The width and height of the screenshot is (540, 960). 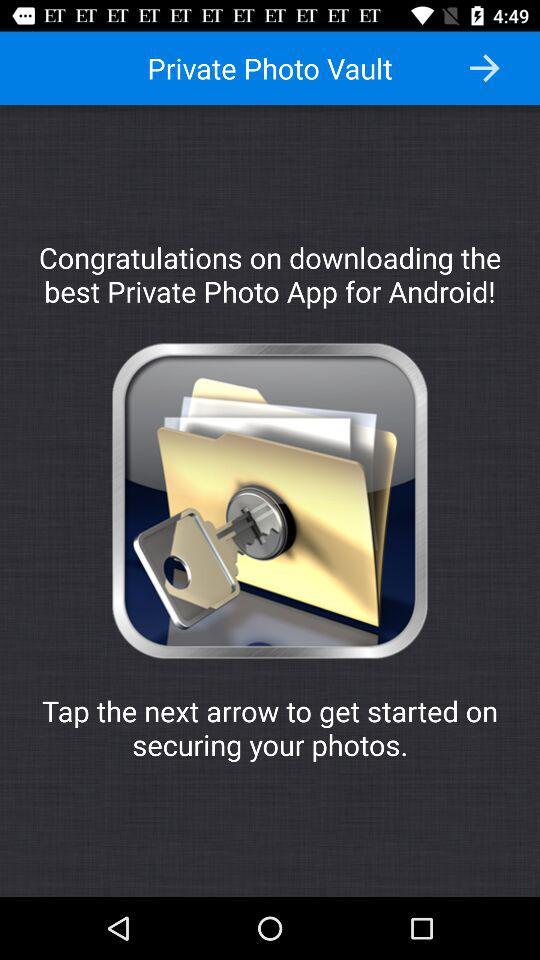 I want to click on the item next to the private photo vault, so click(x=483, y=68).